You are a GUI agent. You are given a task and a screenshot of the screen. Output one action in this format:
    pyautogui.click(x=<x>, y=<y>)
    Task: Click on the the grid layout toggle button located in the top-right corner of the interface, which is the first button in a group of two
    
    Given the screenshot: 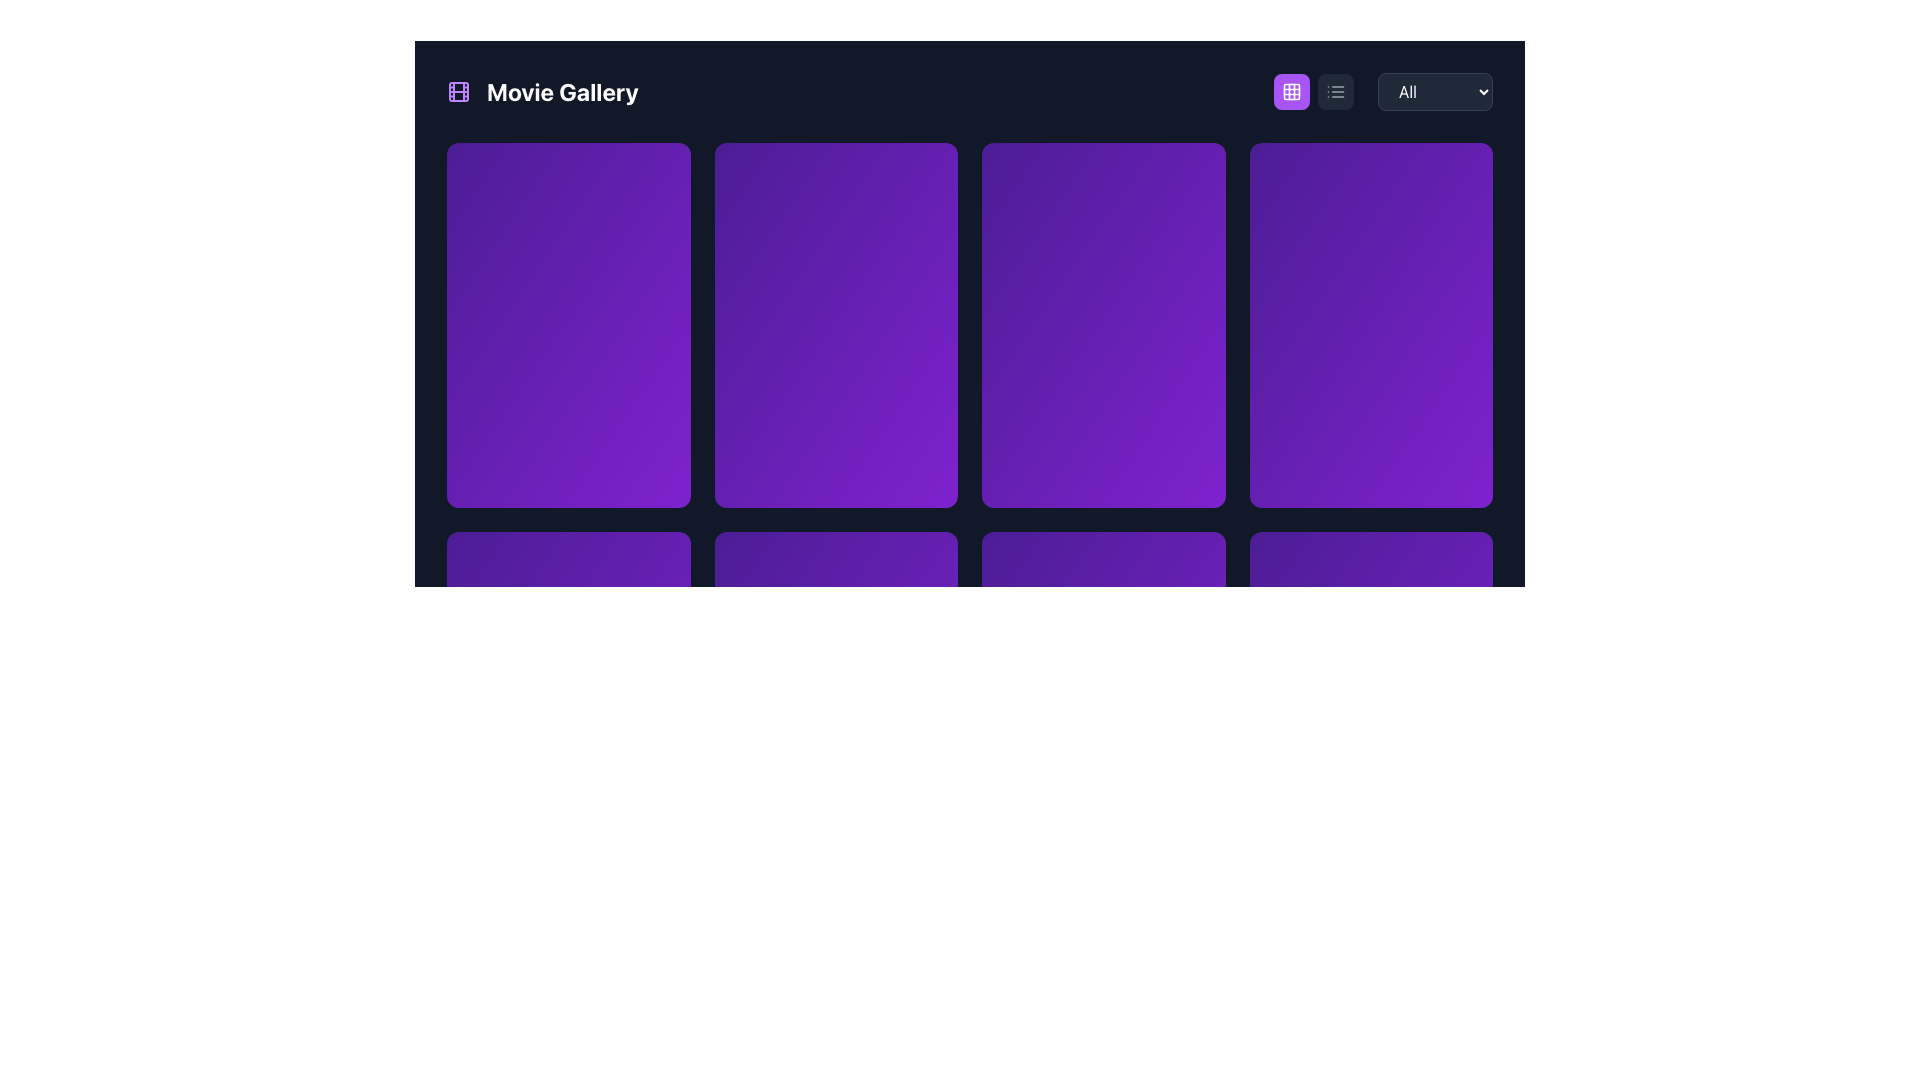 What is the action you would take?
    pyautogui.click(x=1291, y=92)
    